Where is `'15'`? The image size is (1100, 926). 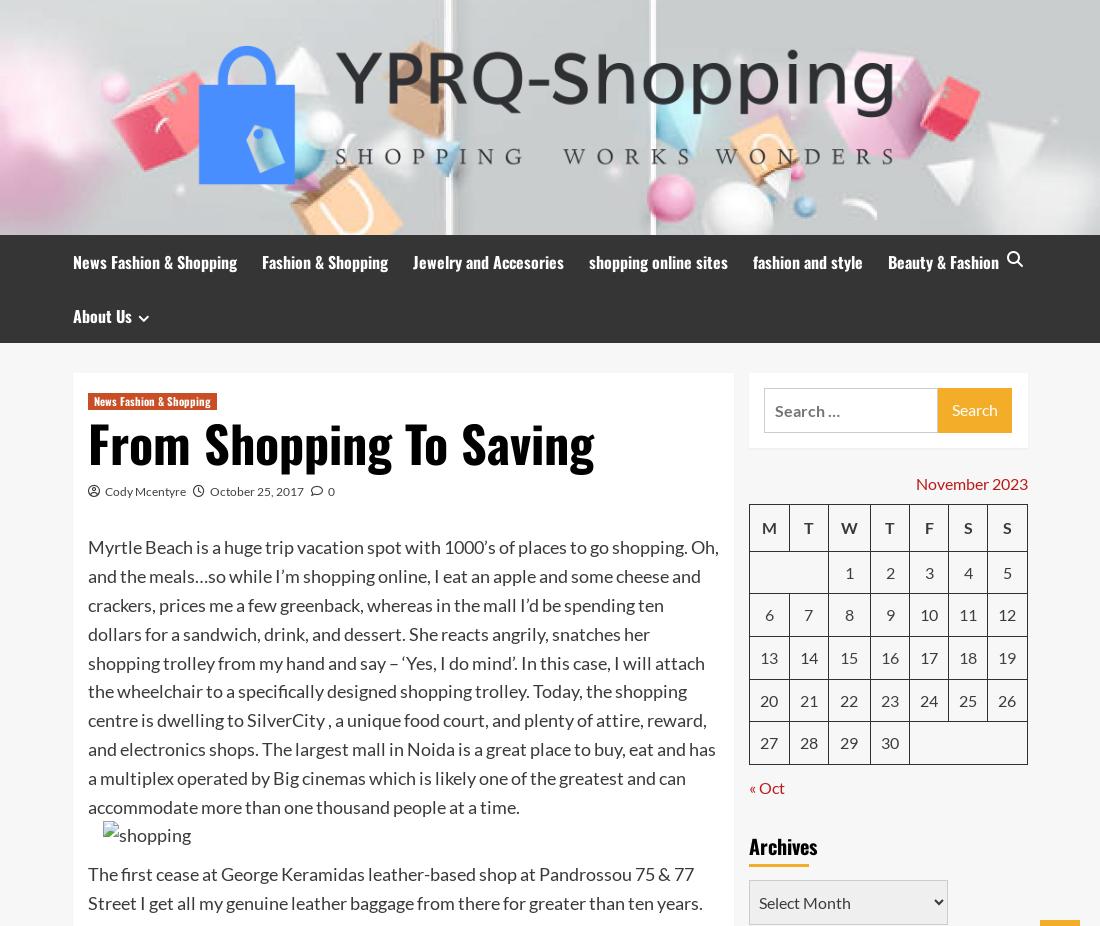 '15' is located at coordinates (838, 656).